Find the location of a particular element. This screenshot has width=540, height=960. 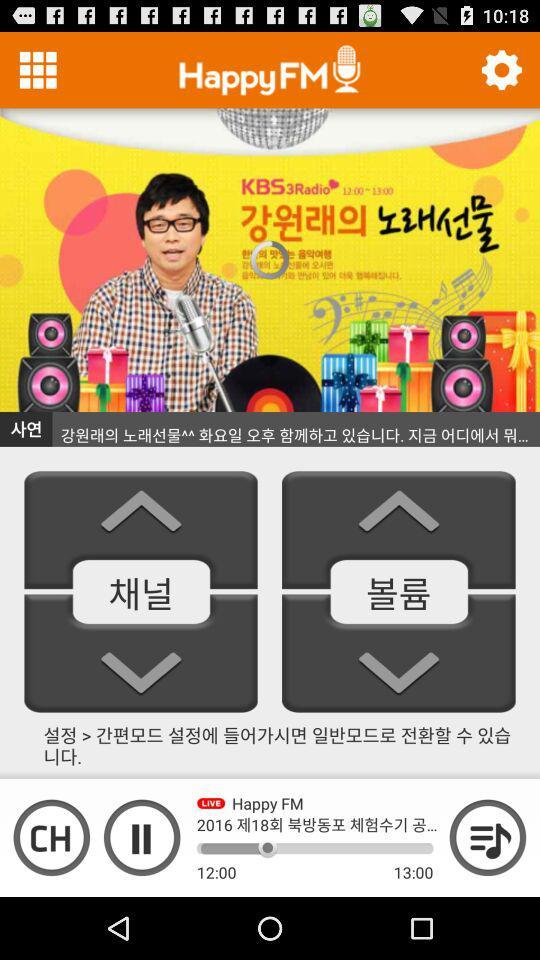

the playlist icon is located at coordinates (487, 895).